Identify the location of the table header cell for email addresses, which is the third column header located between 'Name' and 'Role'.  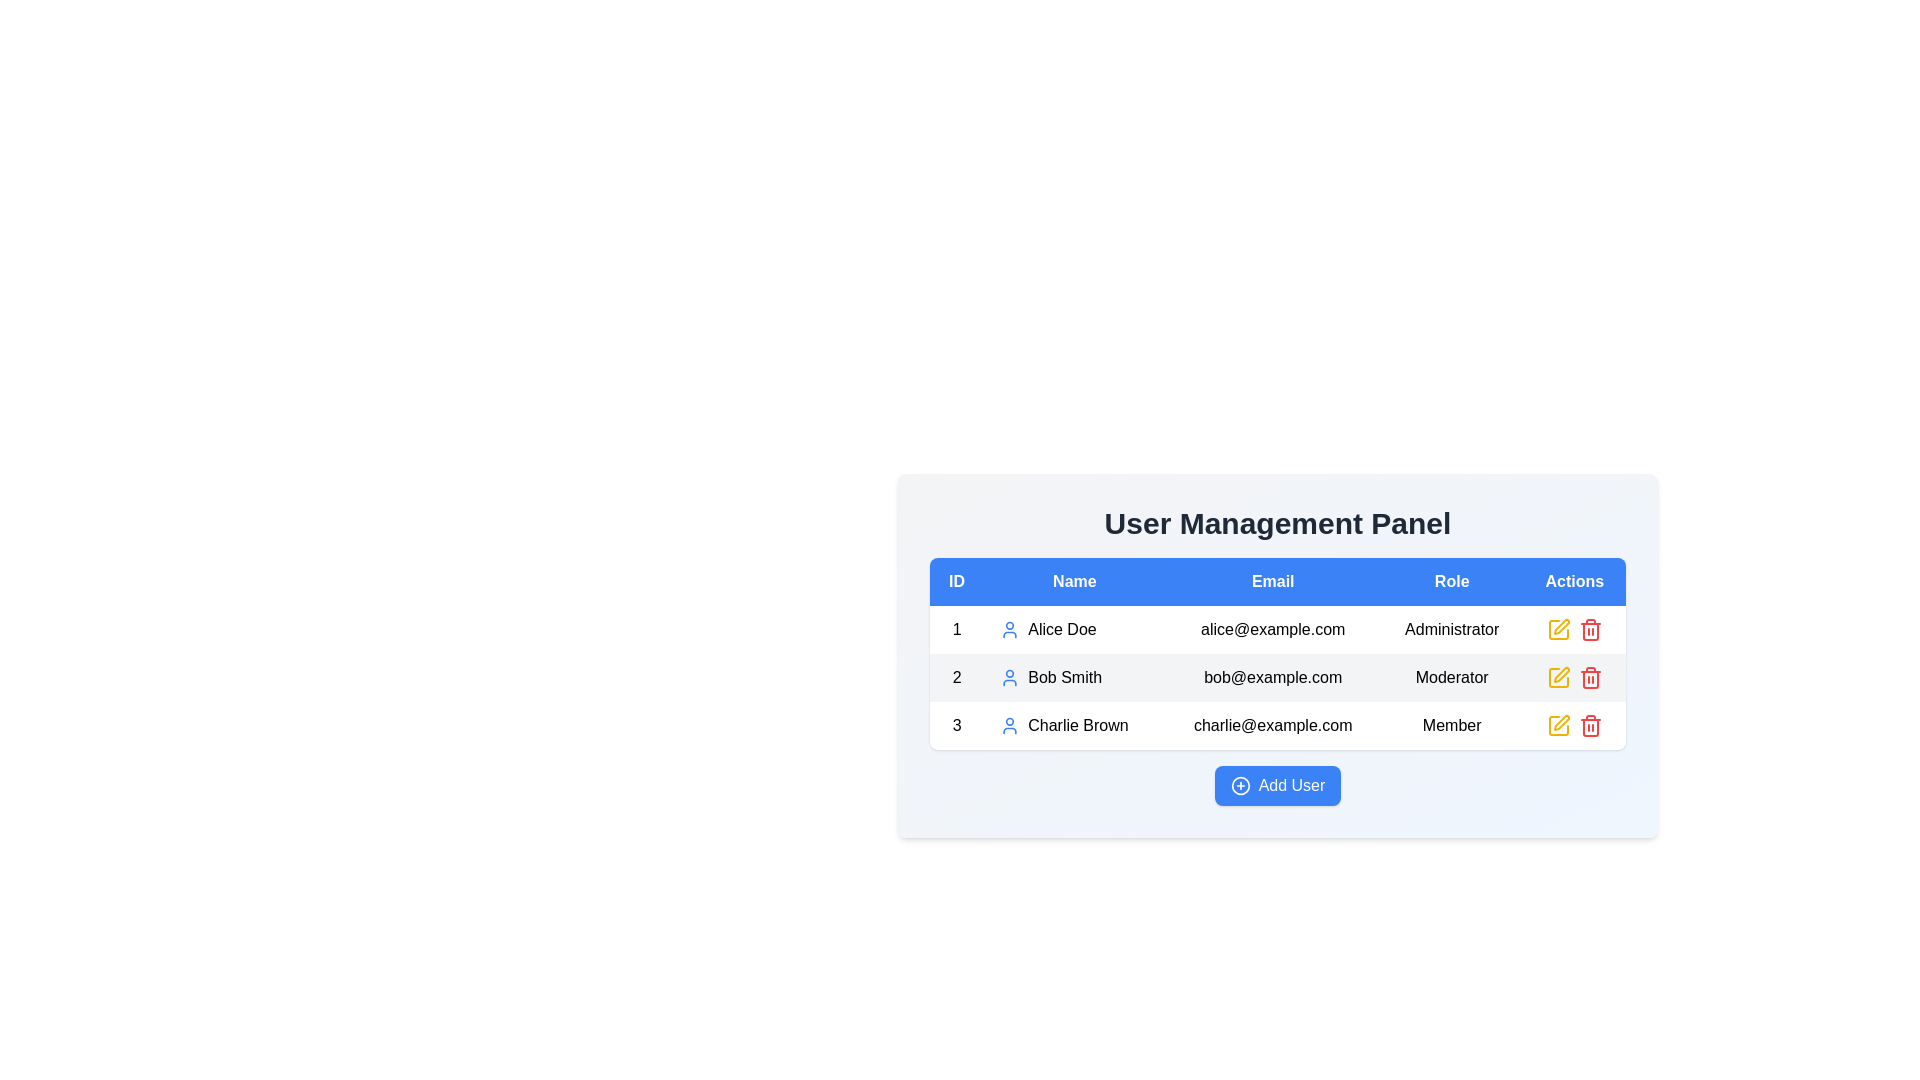
(1272, 582).